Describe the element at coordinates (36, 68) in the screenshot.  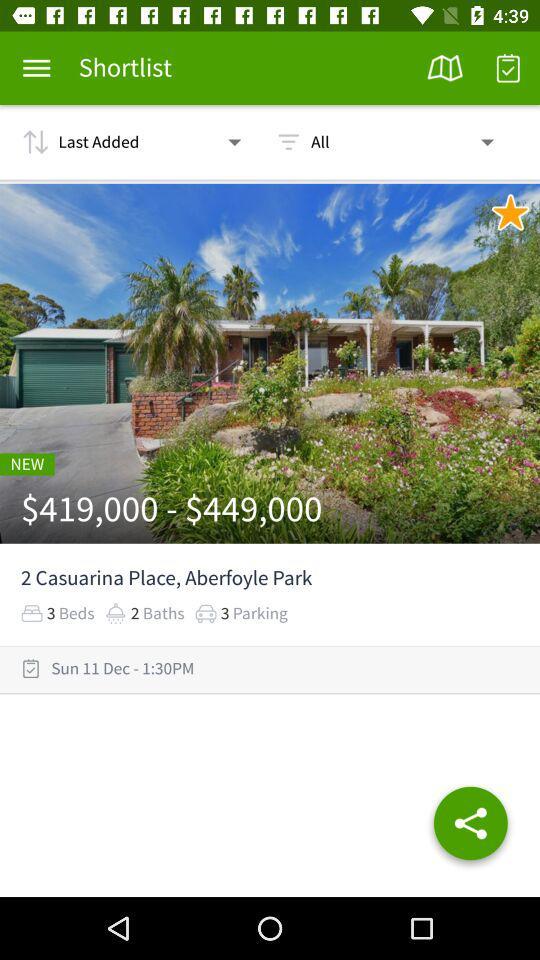
I see `click the menu button` at that location.